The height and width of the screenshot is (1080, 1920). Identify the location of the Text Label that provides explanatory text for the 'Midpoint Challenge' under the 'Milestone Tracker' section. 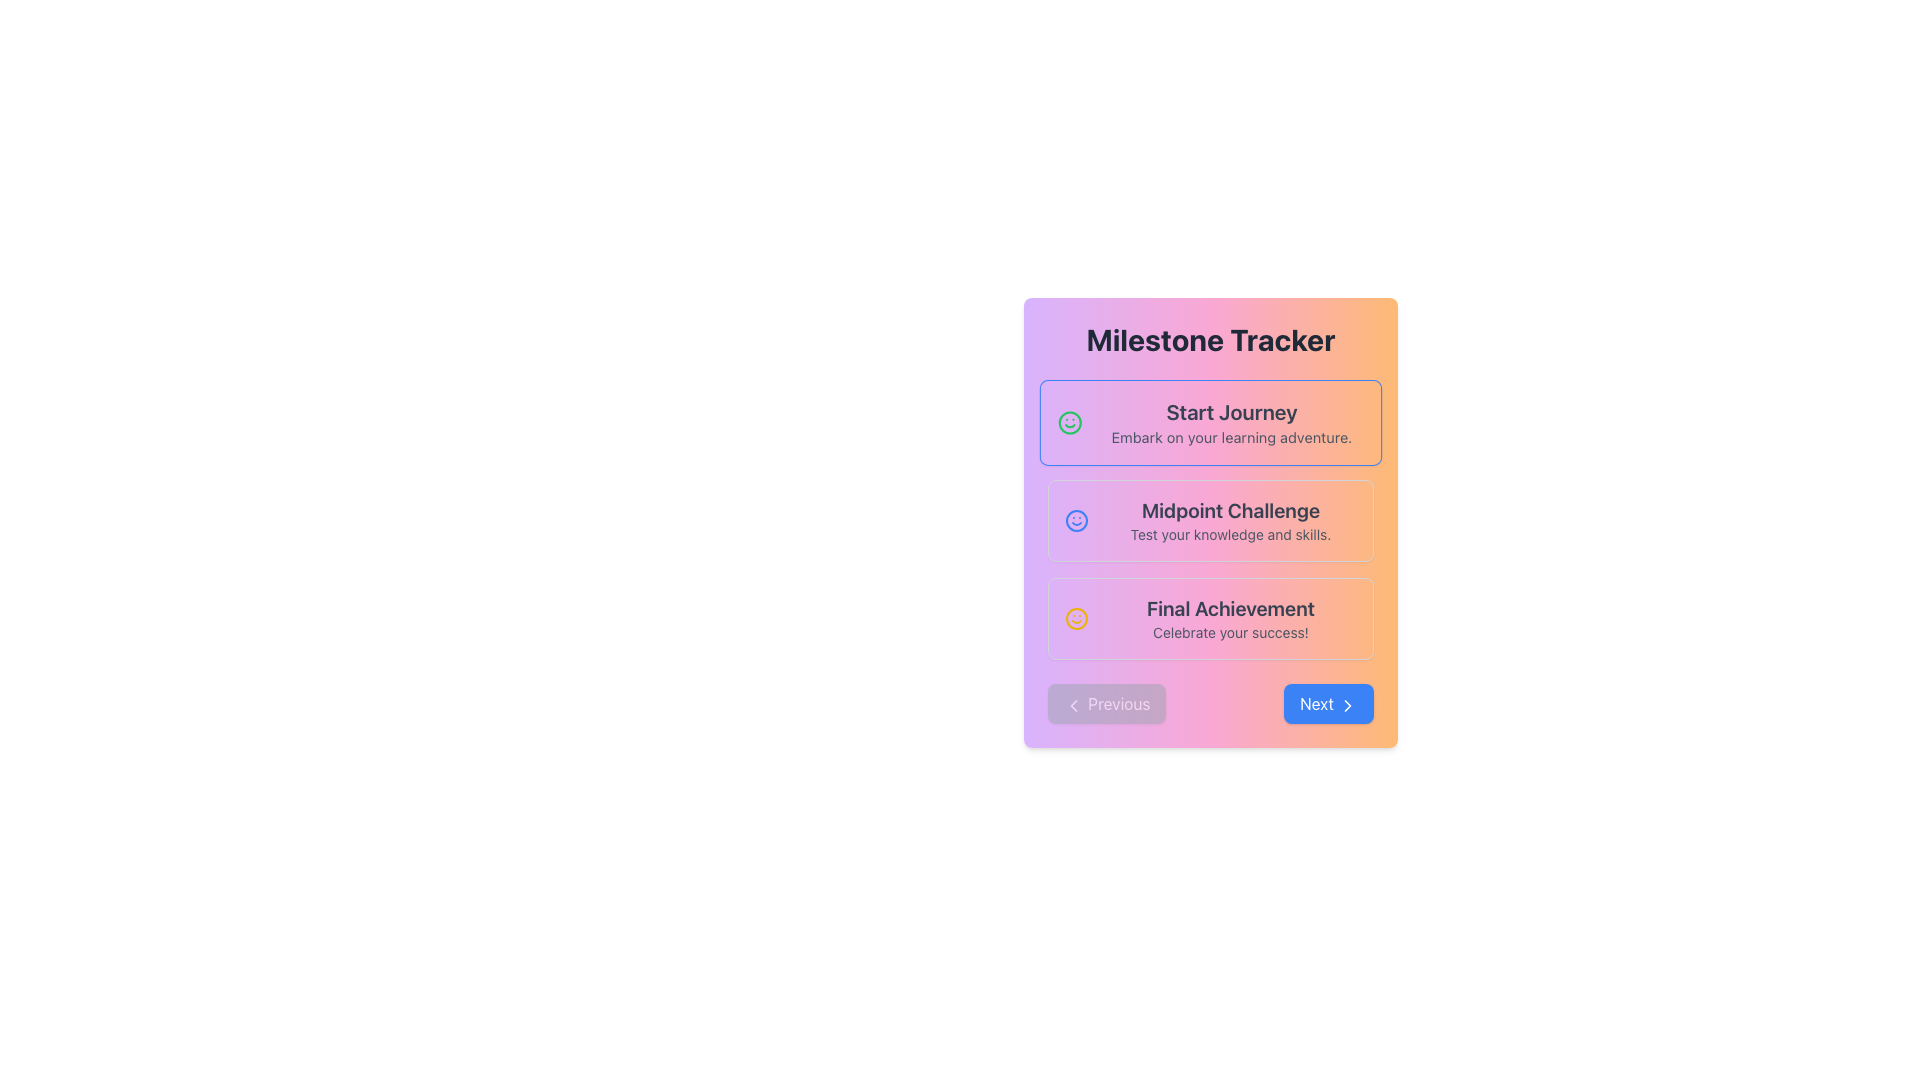
(1229, 534).